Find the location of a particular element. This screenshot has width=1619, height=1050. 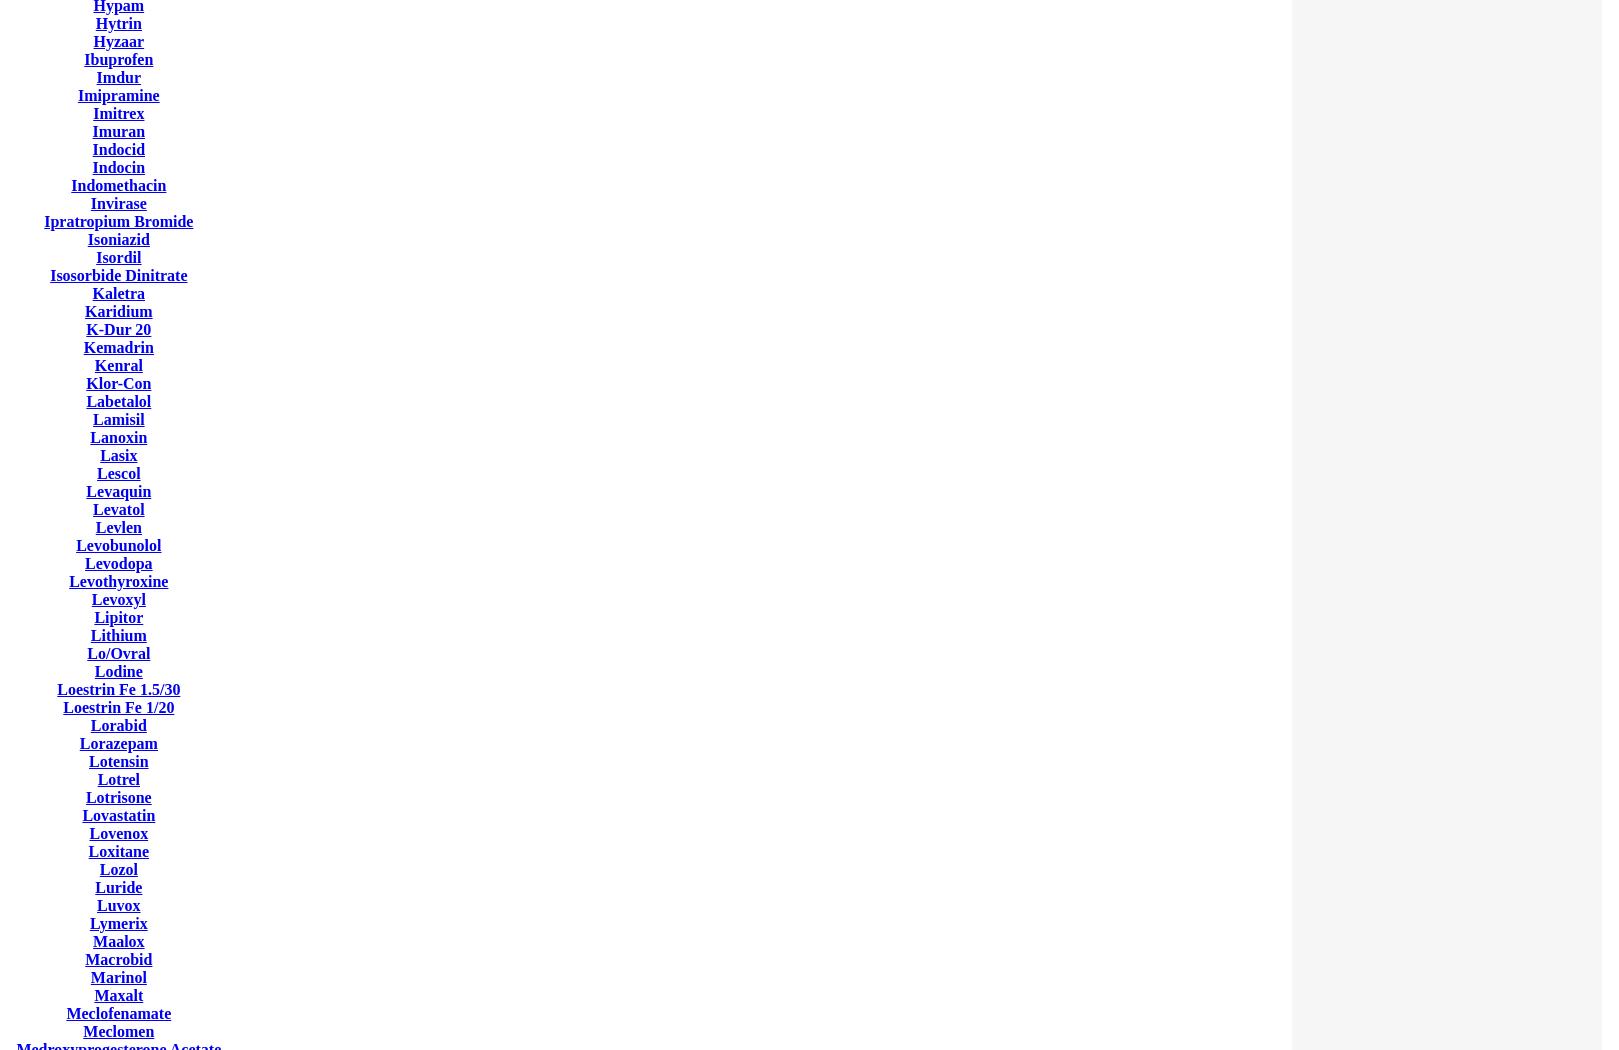

'Ipratropium Bromide' is located at coordinates (118, 220).